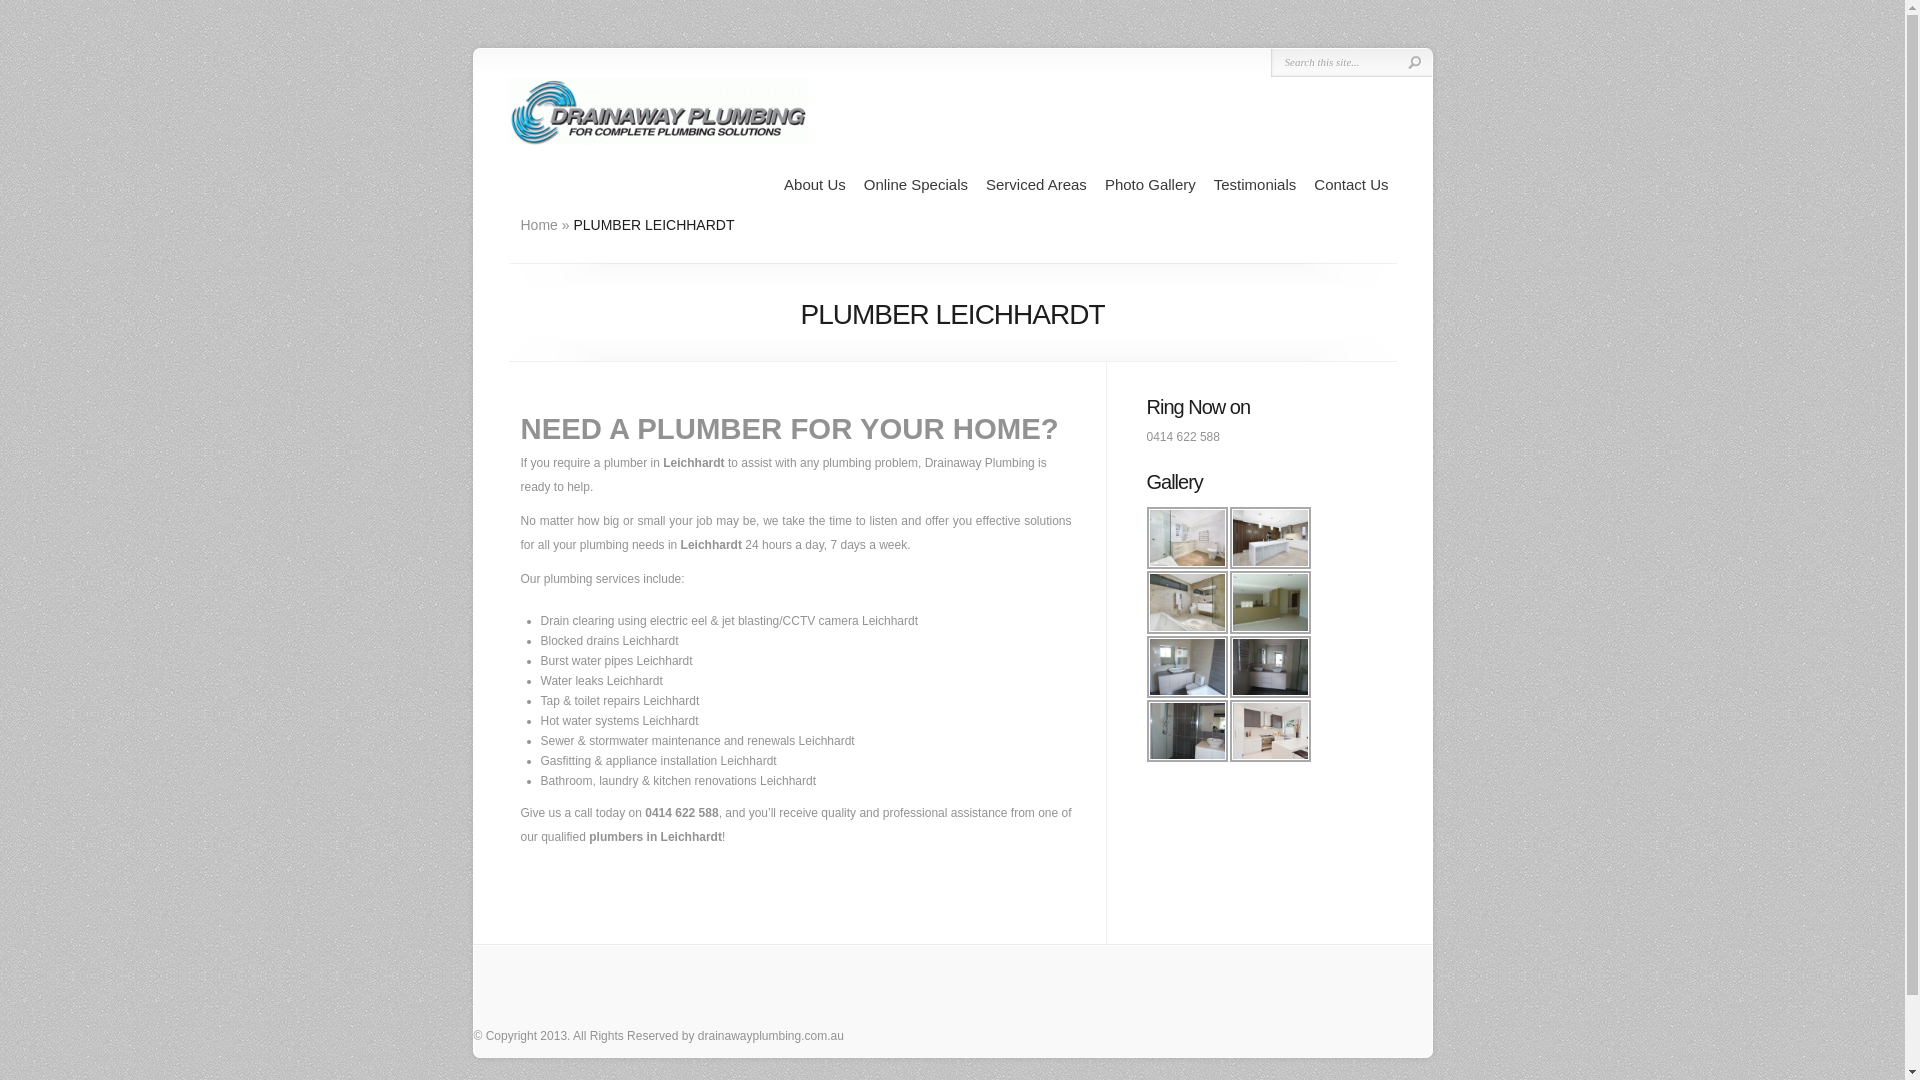  Describe the element at coordinates (1269, 600) in the screenshot. I see `'p1000432'` at that location.